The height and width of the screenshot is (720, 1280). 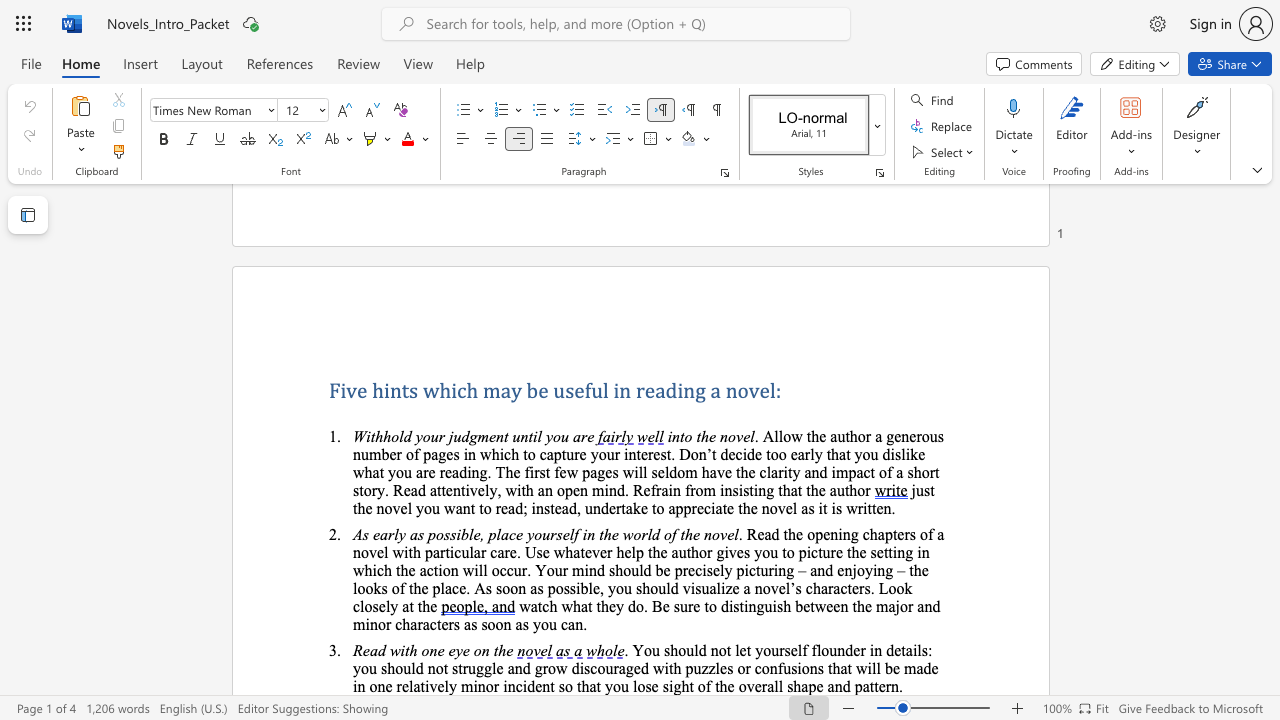 What do you see at coordinates (396, 685) in the screenshot?
I see `the subset text "relat" within the text "relatively minor"` at bounding box center [396, 685].